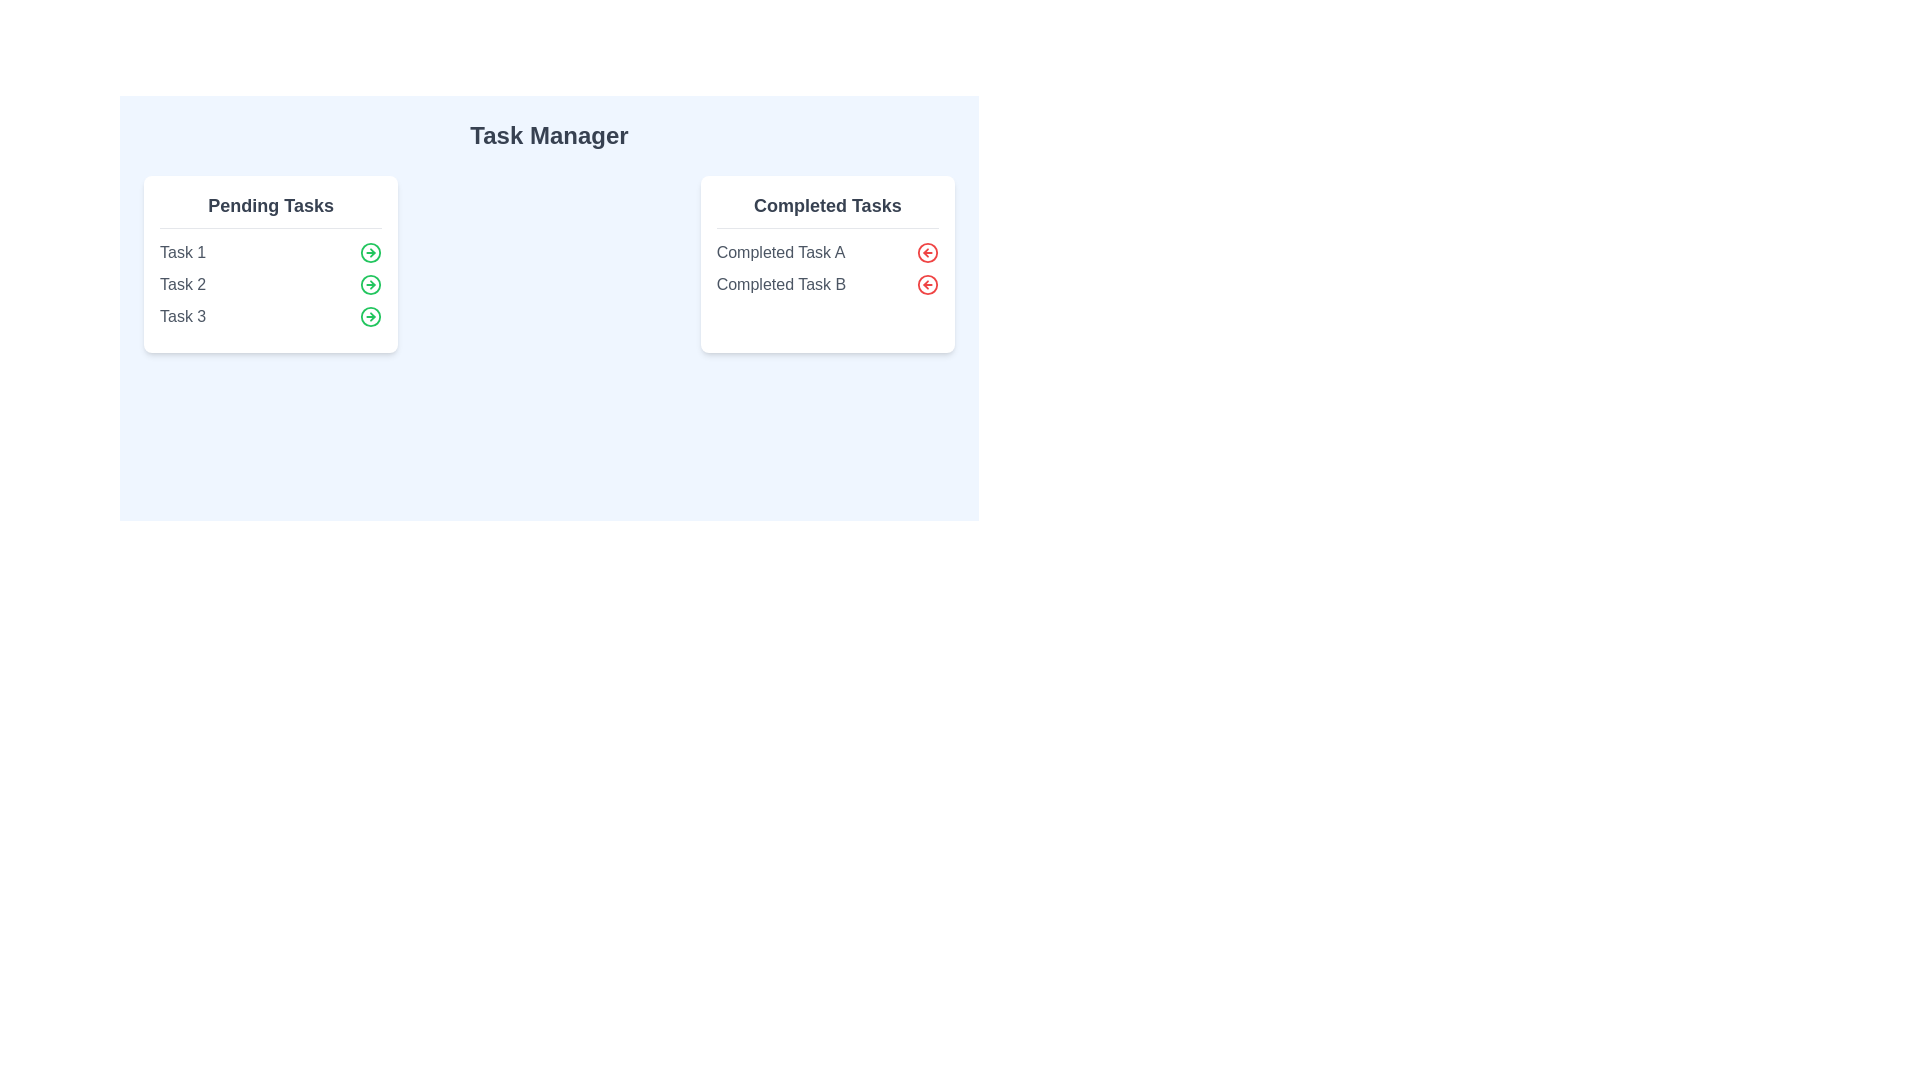  I want to click on green arrow button for the task labeled Task 2 to transfer it to 'Completed Tasks', so click(371, 285).